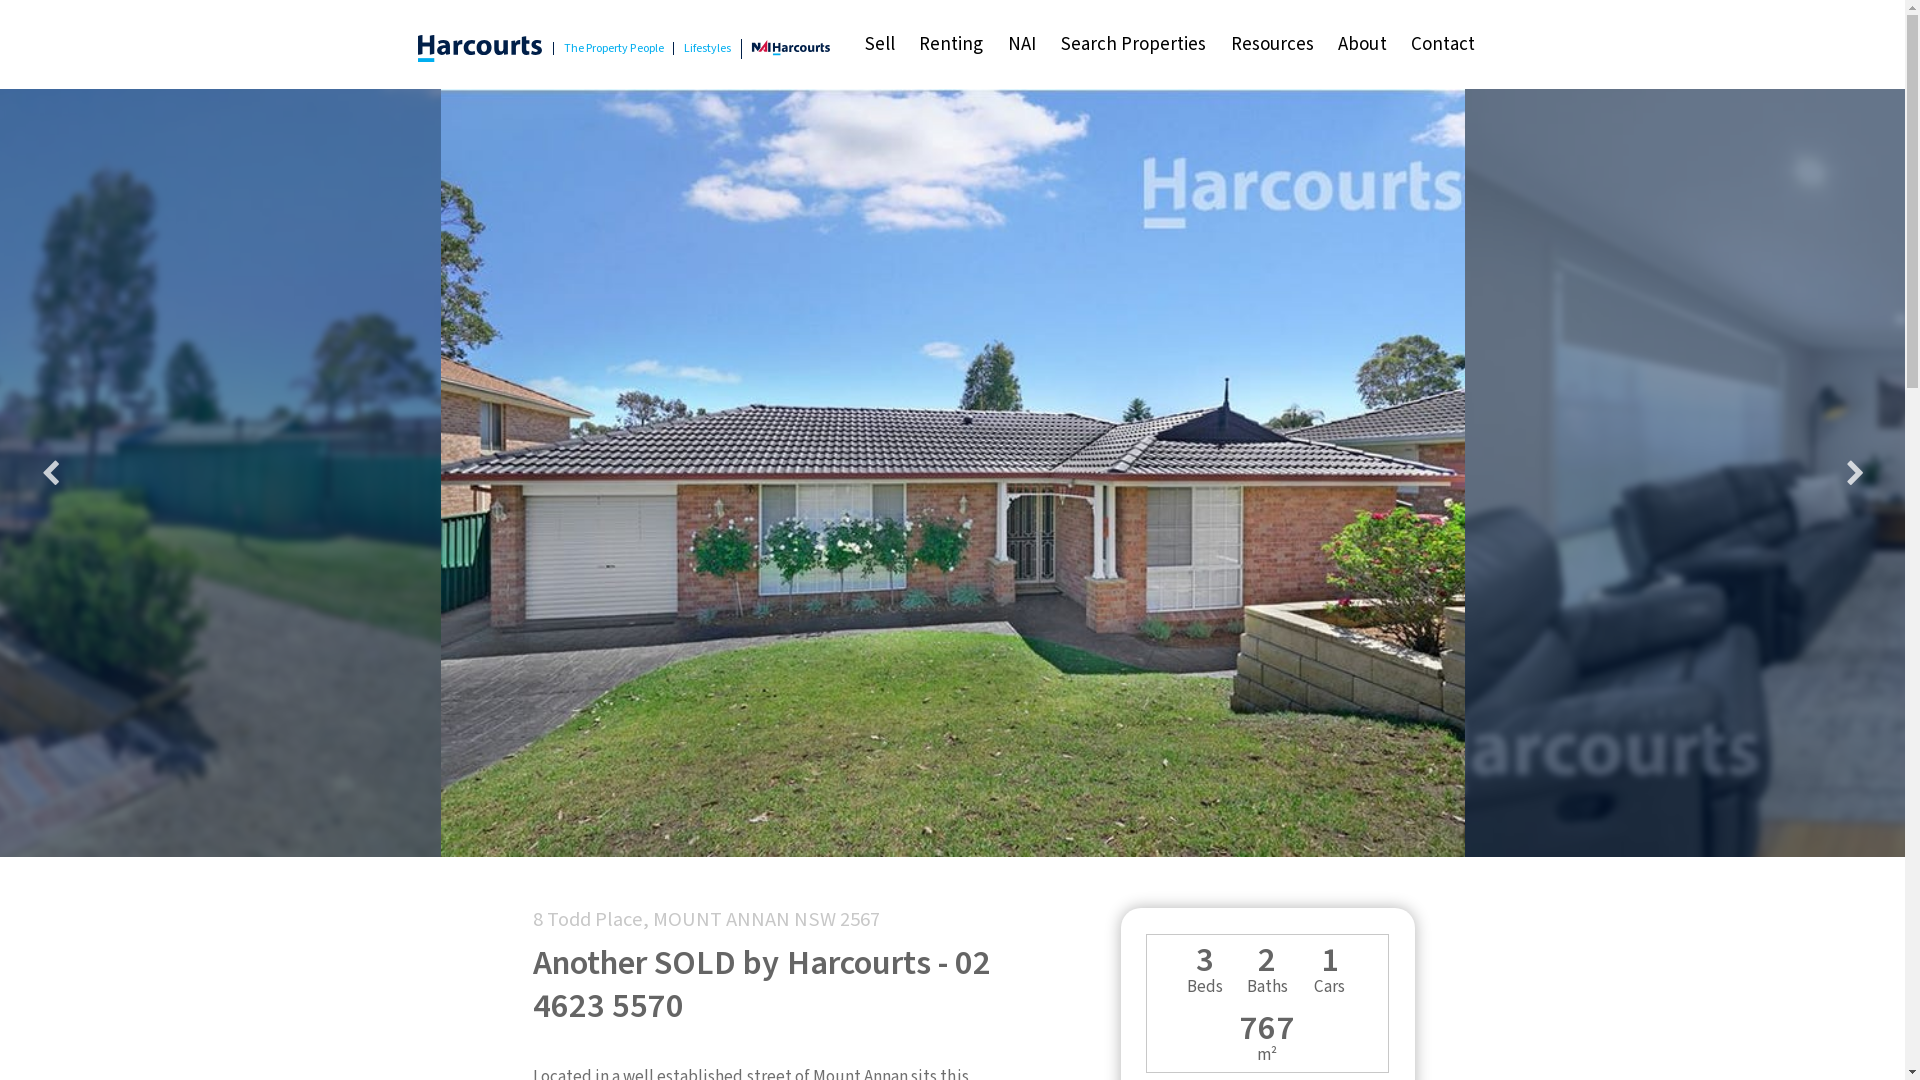  Describe the element at coordinates (1271, 45) in the screenshot. I see `'Resources'` at that location.